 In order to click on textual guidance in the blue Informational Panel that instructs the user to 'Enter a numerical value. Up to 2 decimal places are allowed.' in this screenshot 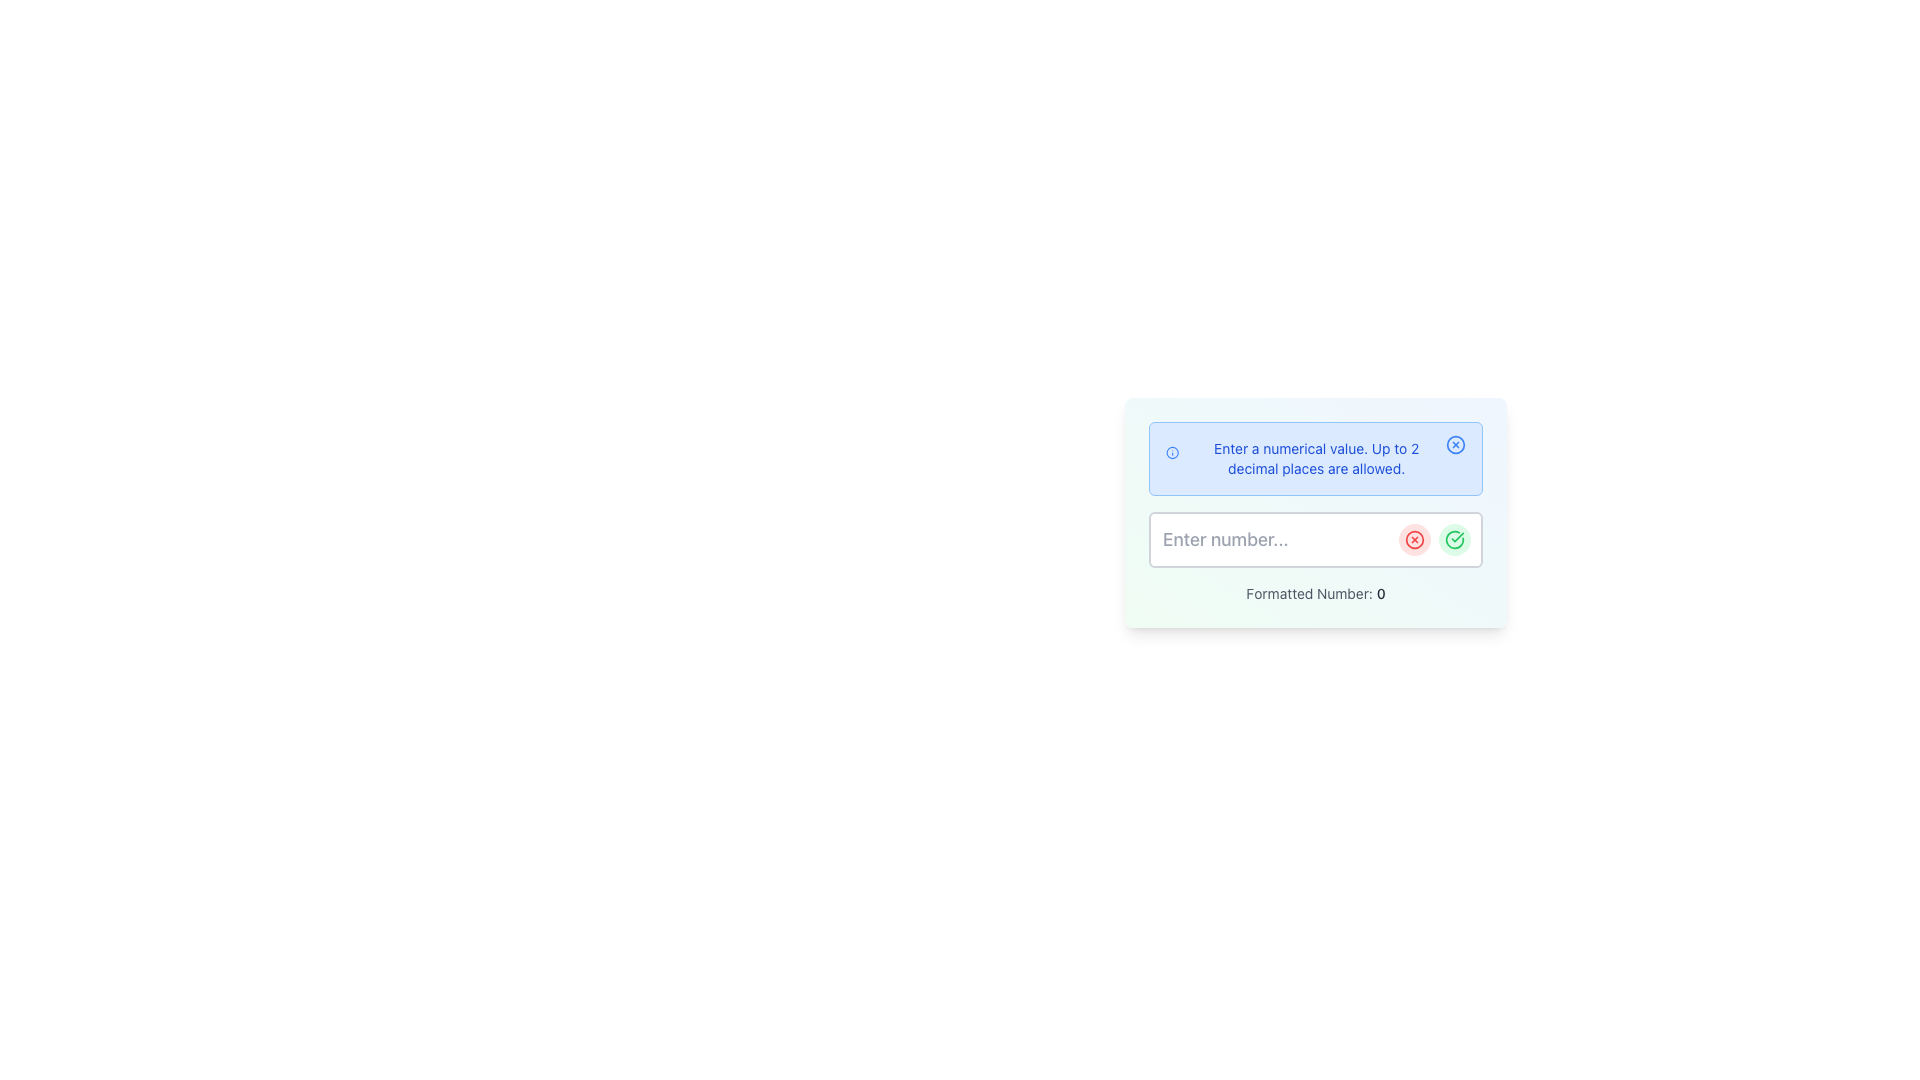, I will do `click(1315, 459)`.